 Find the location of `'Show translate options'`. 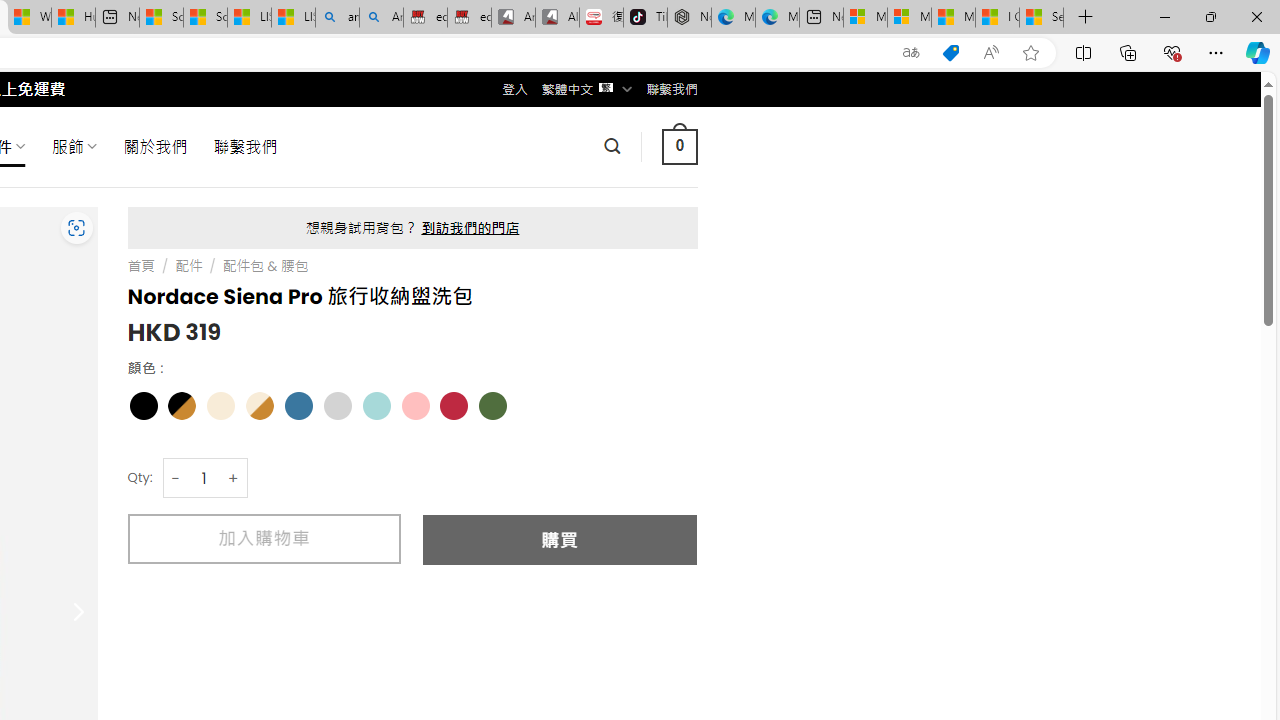

'Show translate options' is located at coordinates (909, 52).